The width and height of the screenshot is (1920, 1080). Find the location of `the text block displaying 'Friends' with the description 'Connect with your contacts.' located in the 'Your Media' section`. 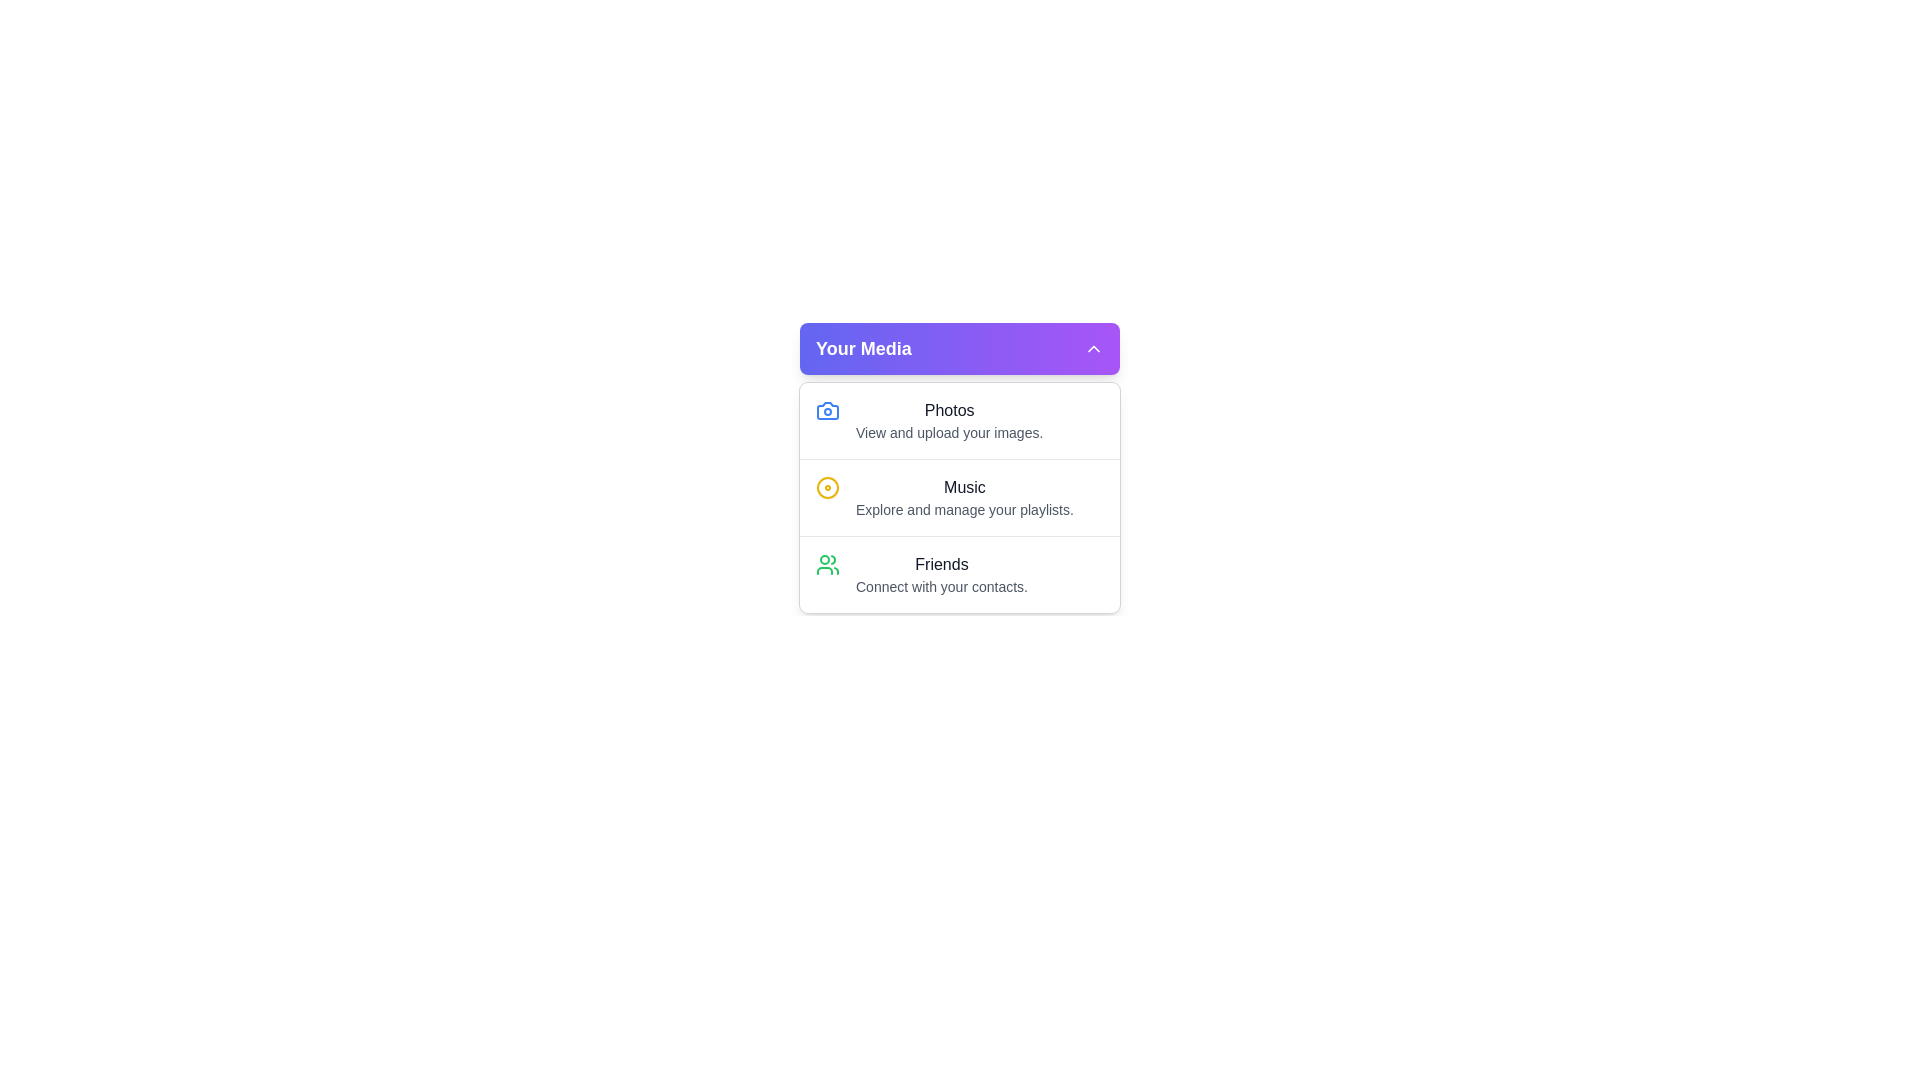

the text block displaying 'Friends' with the description 'Connect with your contacts.' located in the 'Your Media' section is located at coordinates (940, 574).